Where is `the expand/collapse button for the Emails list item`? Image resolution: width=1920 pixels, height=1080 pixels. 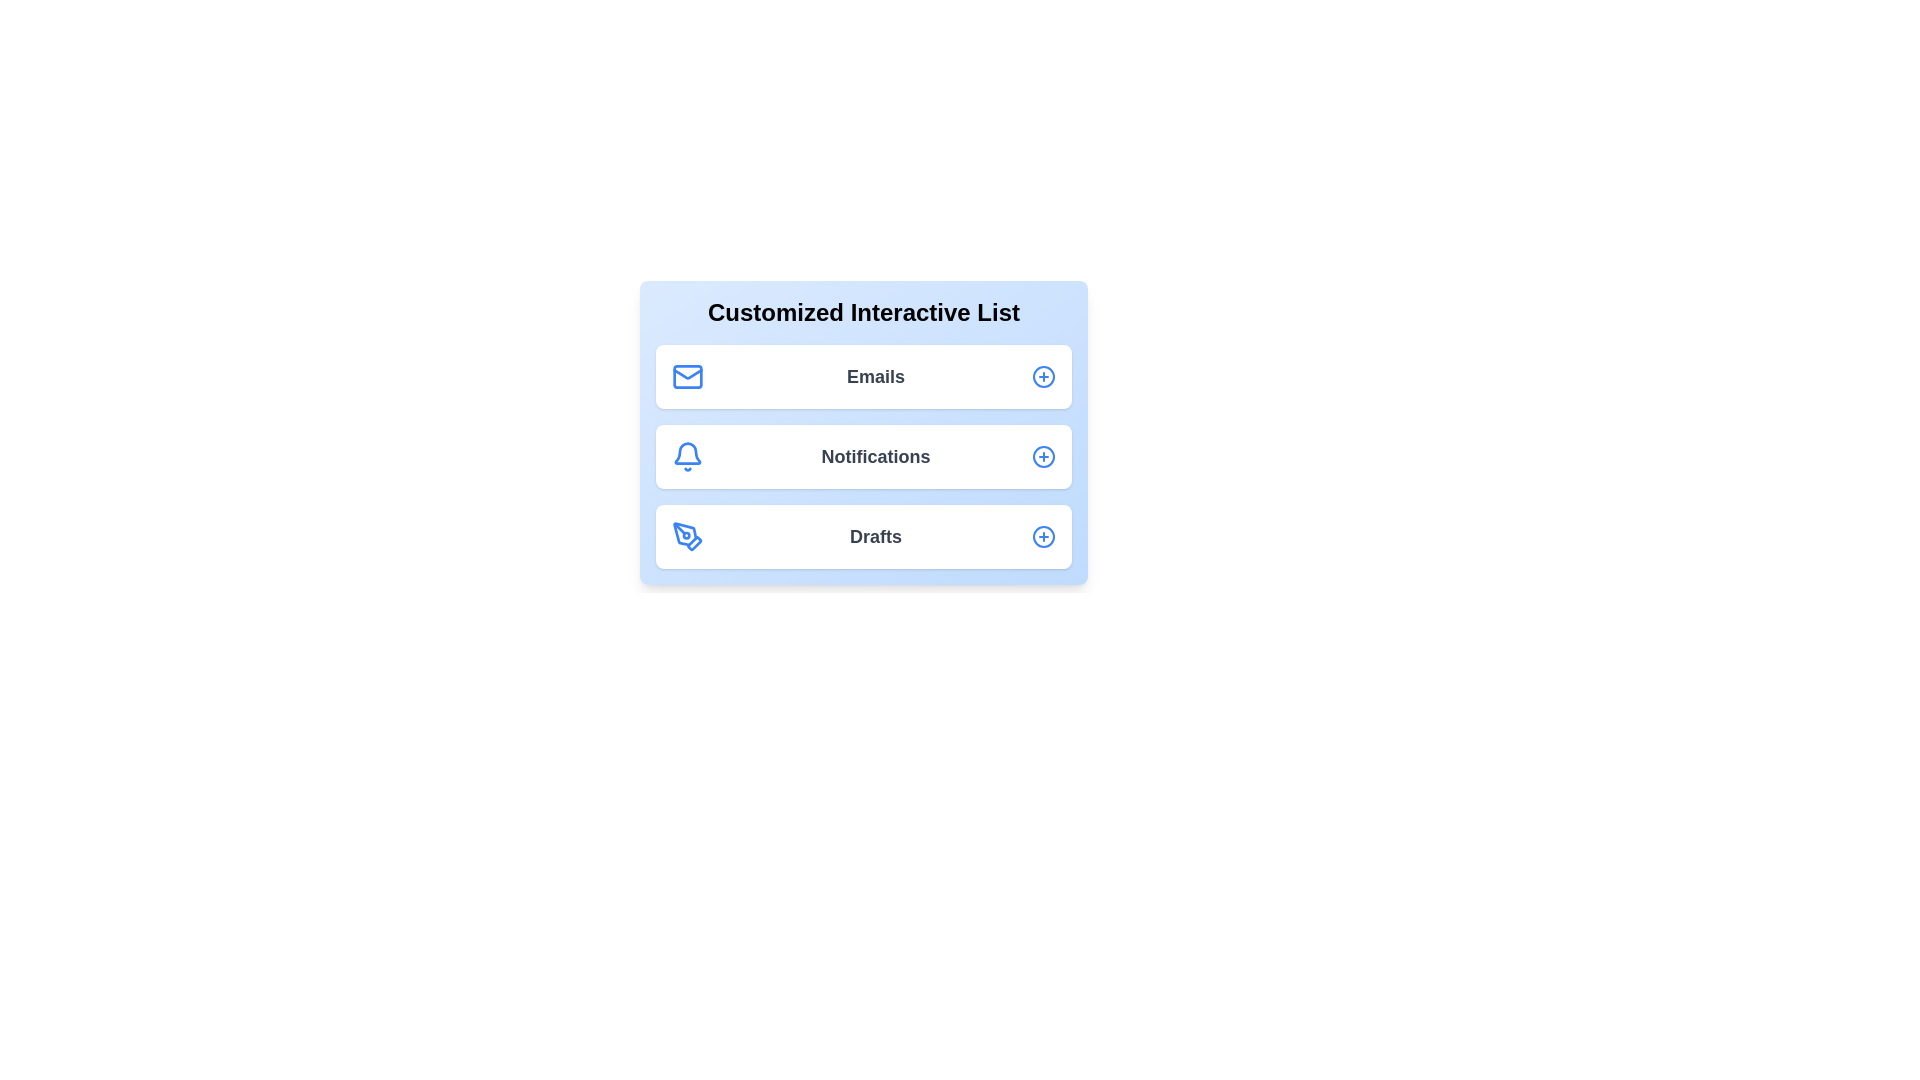
the expand/collapse button for the Emails list item is located at coordinates (1042, 377).